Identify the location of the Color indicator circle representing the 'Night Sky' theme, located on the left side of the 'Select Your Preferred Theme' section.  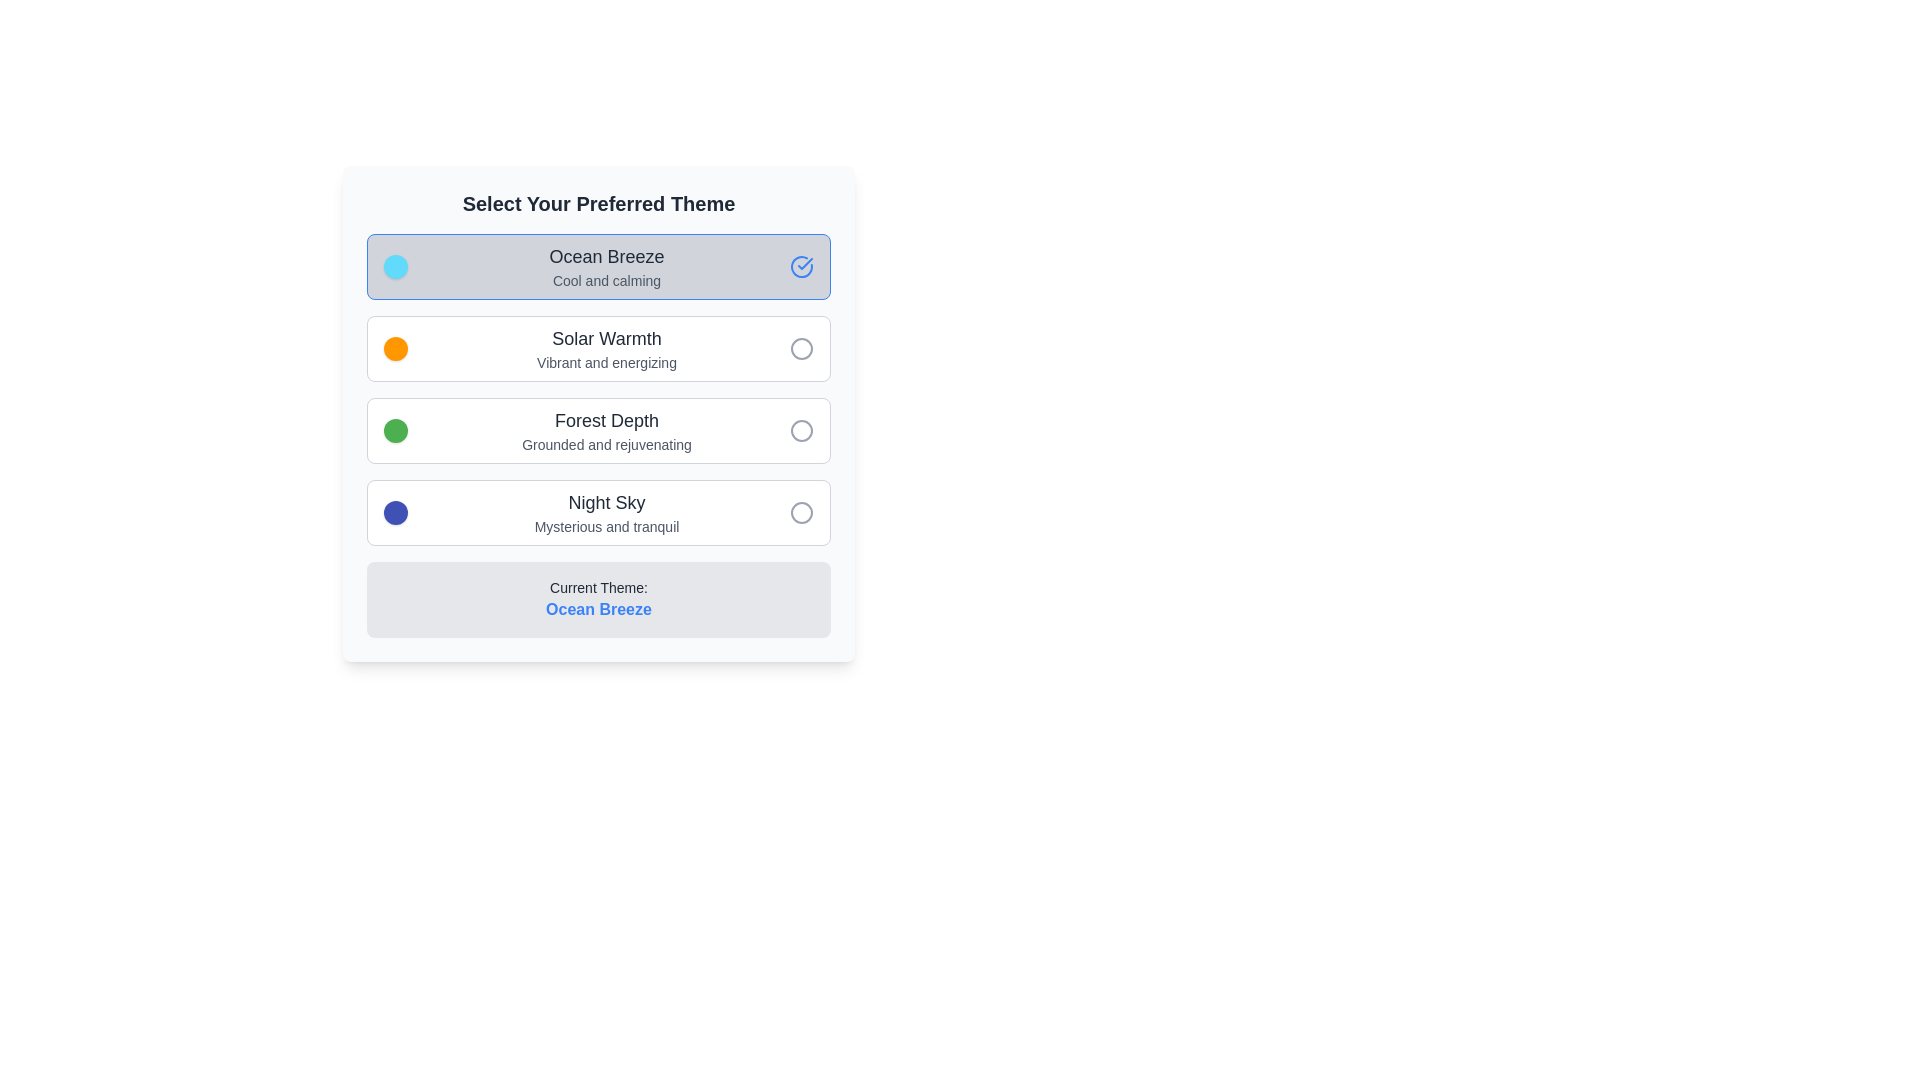
(395, 512).